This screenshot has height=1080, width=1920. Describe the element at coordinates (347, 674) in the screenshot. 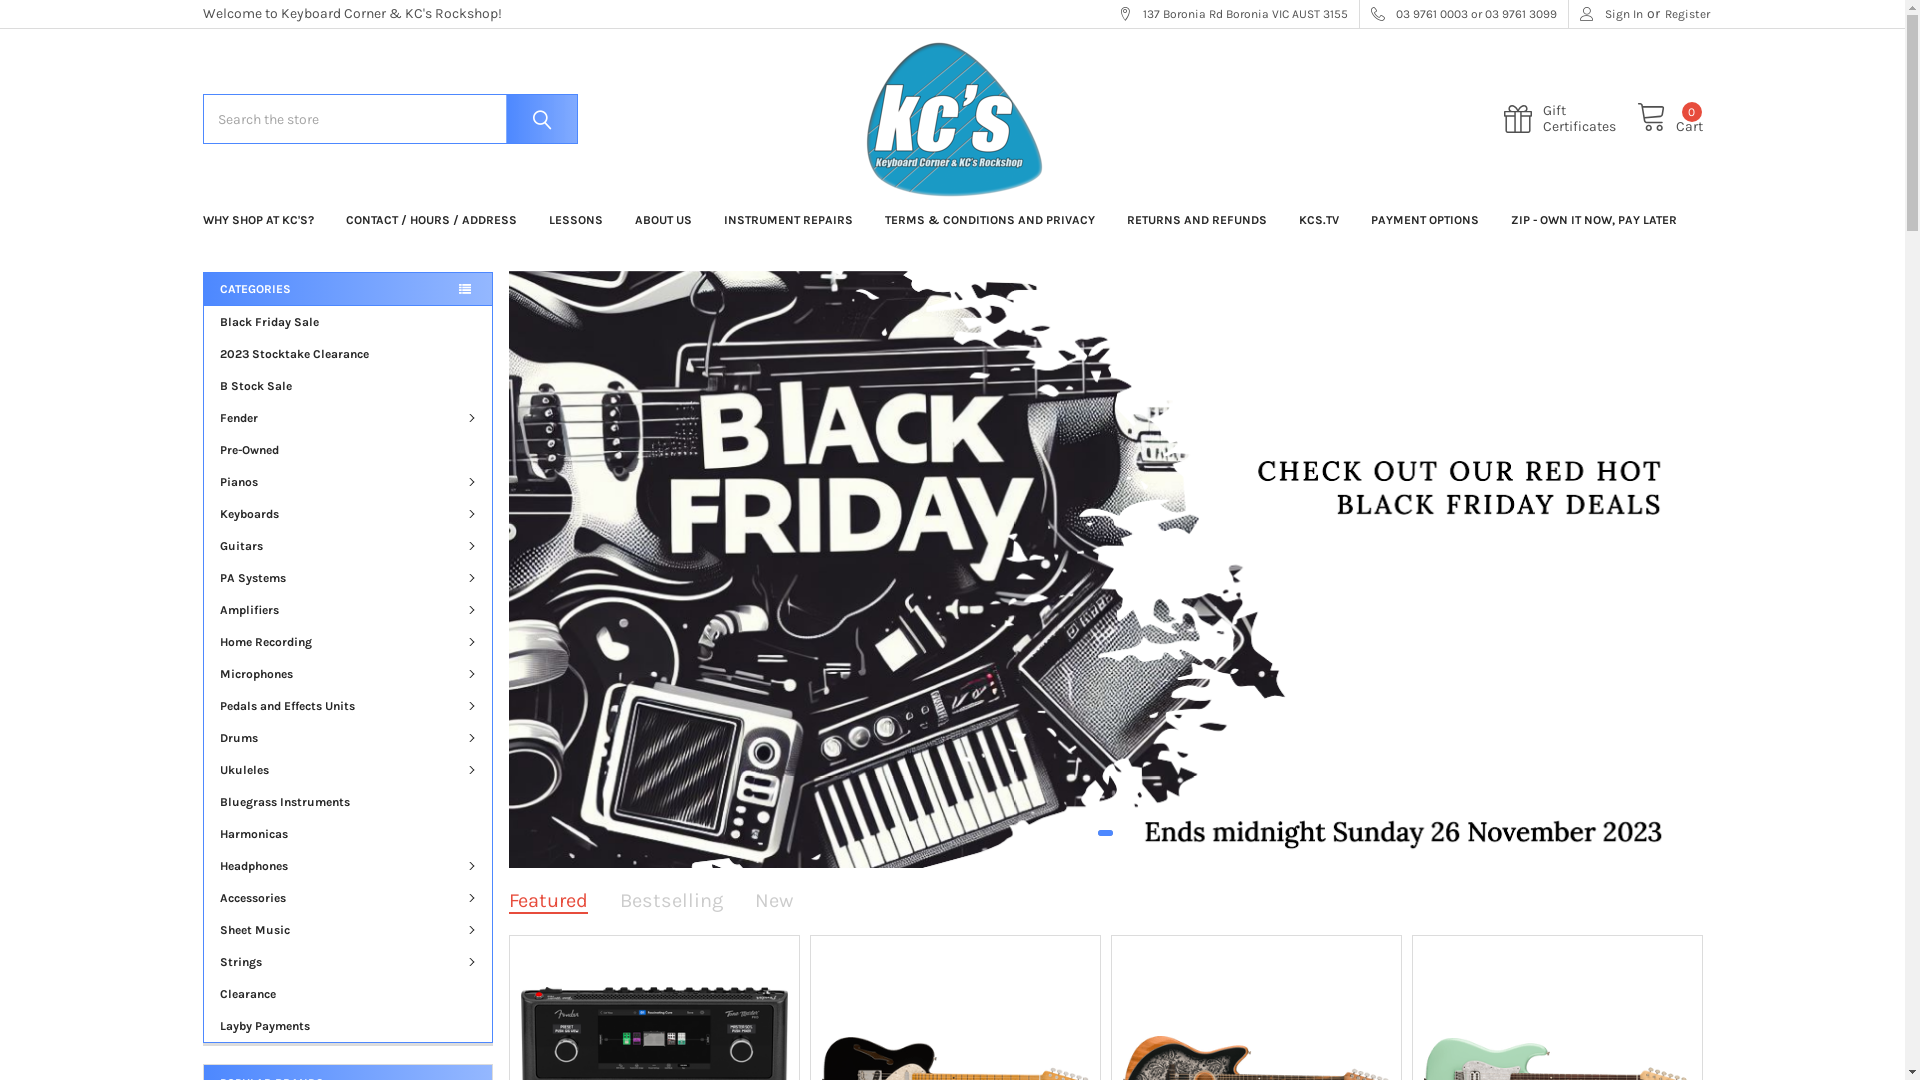

I see `'Microphones'` at that location.